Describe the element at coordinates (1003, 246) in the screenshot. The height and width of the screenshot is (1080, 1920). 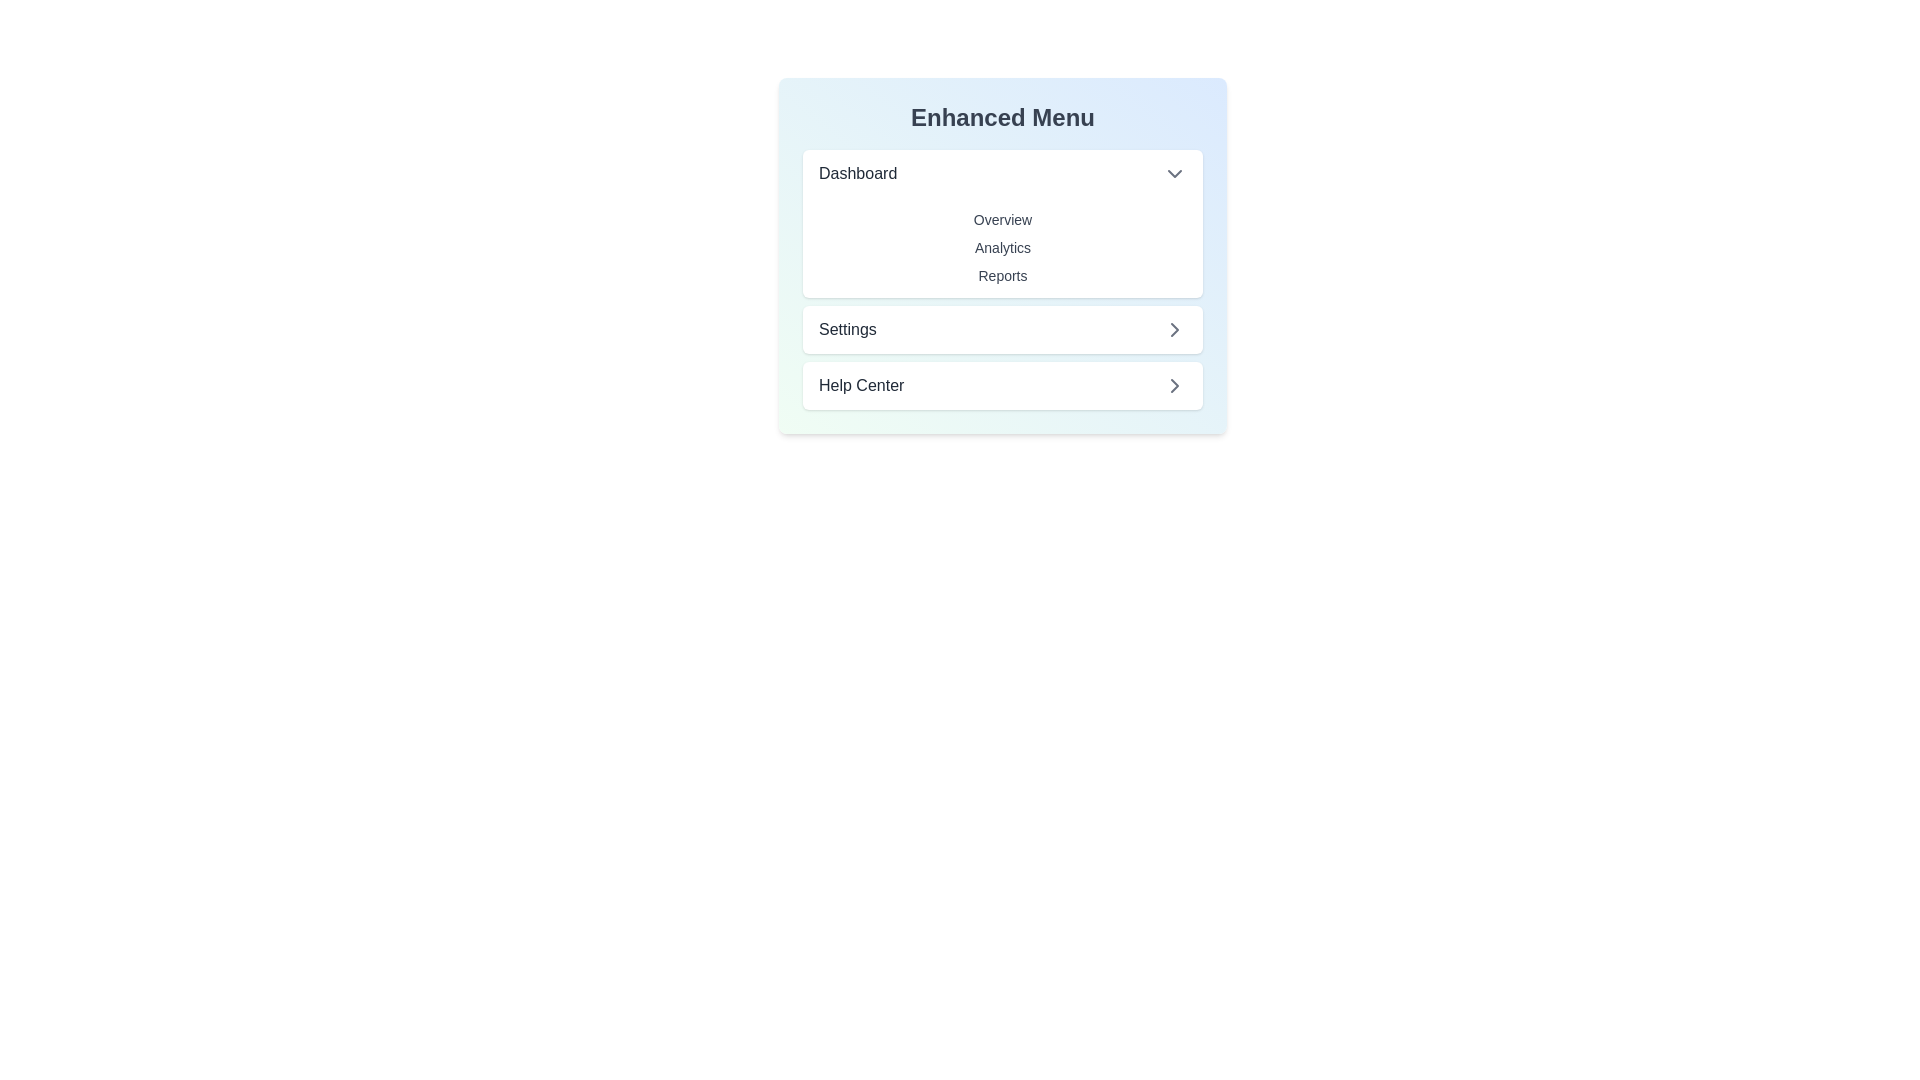
I see `the second menu option in the dropdown-style menu that is located centrally in the interface, positioned below the 'Overview' text and above the 'Reports' text` at that location.